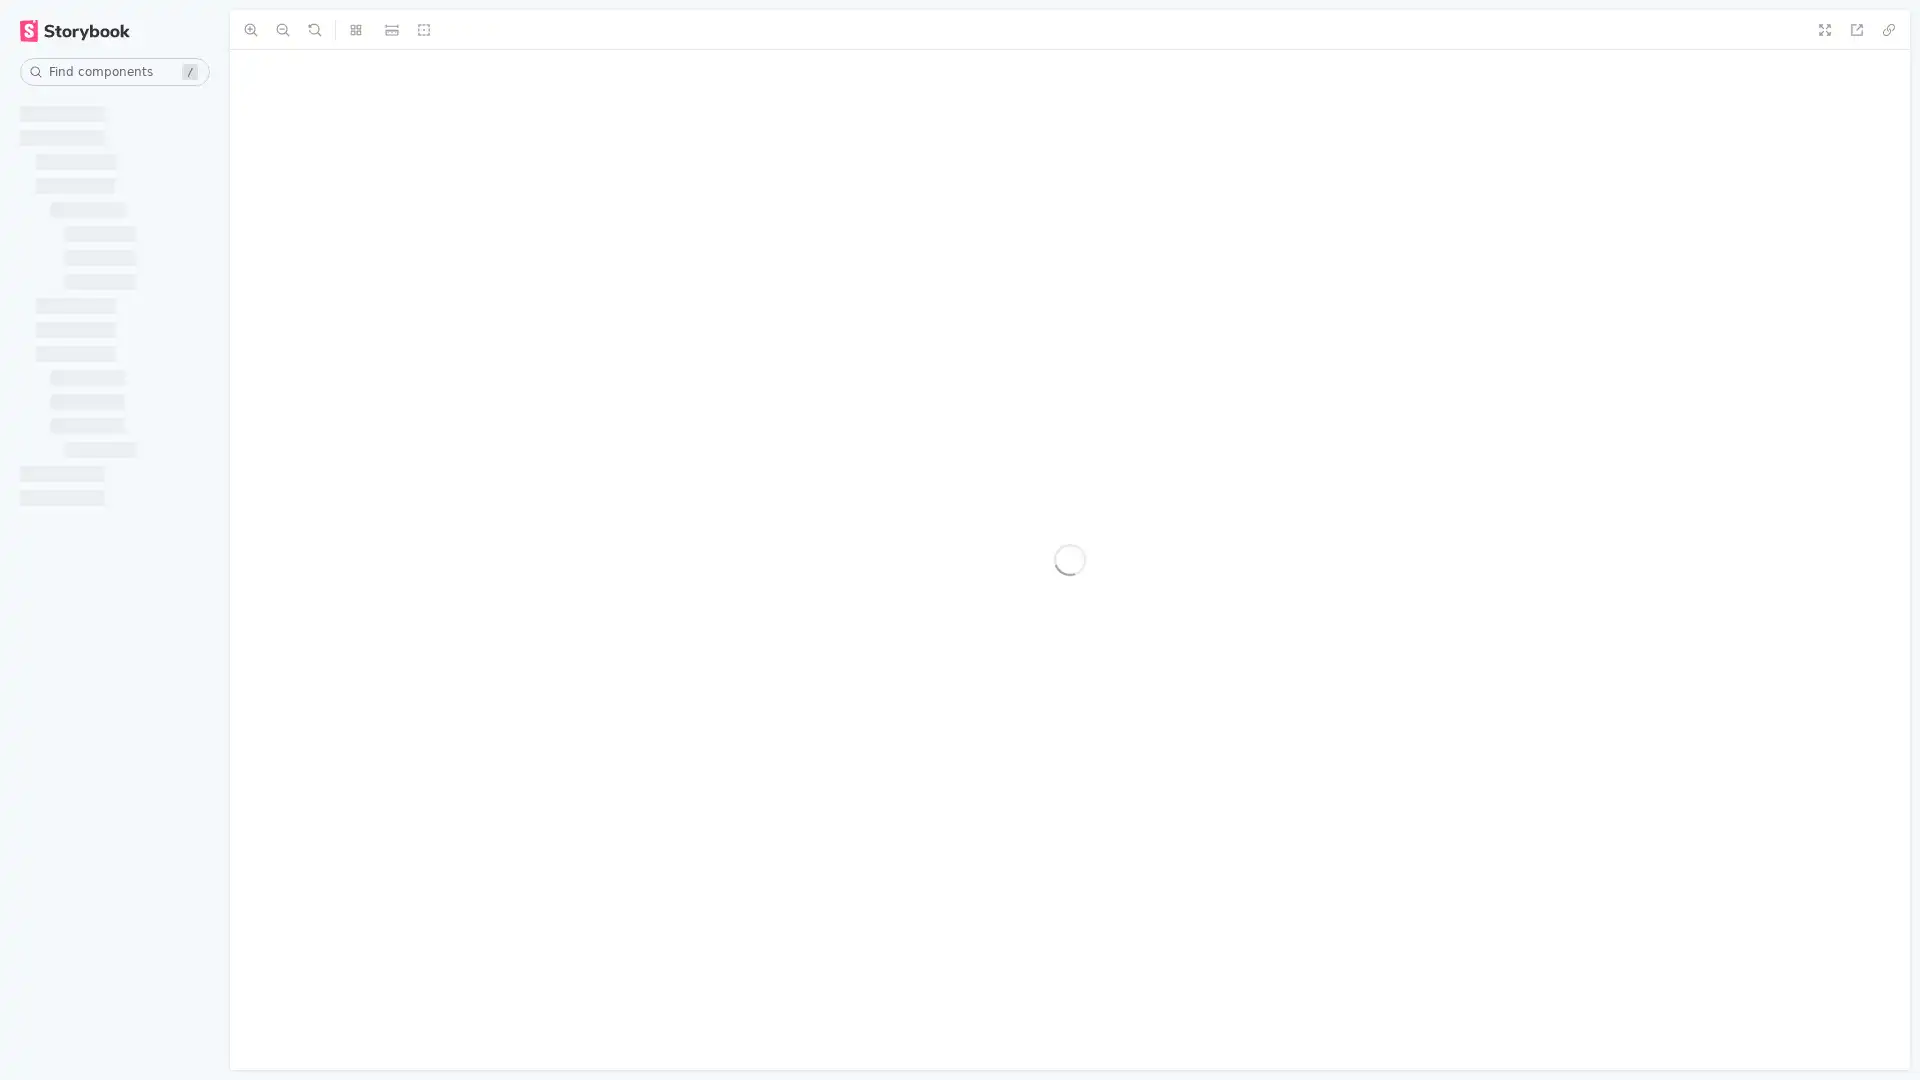 This screenshot has width=1920, height=1080. What do you see at coordinates (99, 168) in the screenshot?
I see `INTERNAL STORIES` at bounding box center [99, 168].